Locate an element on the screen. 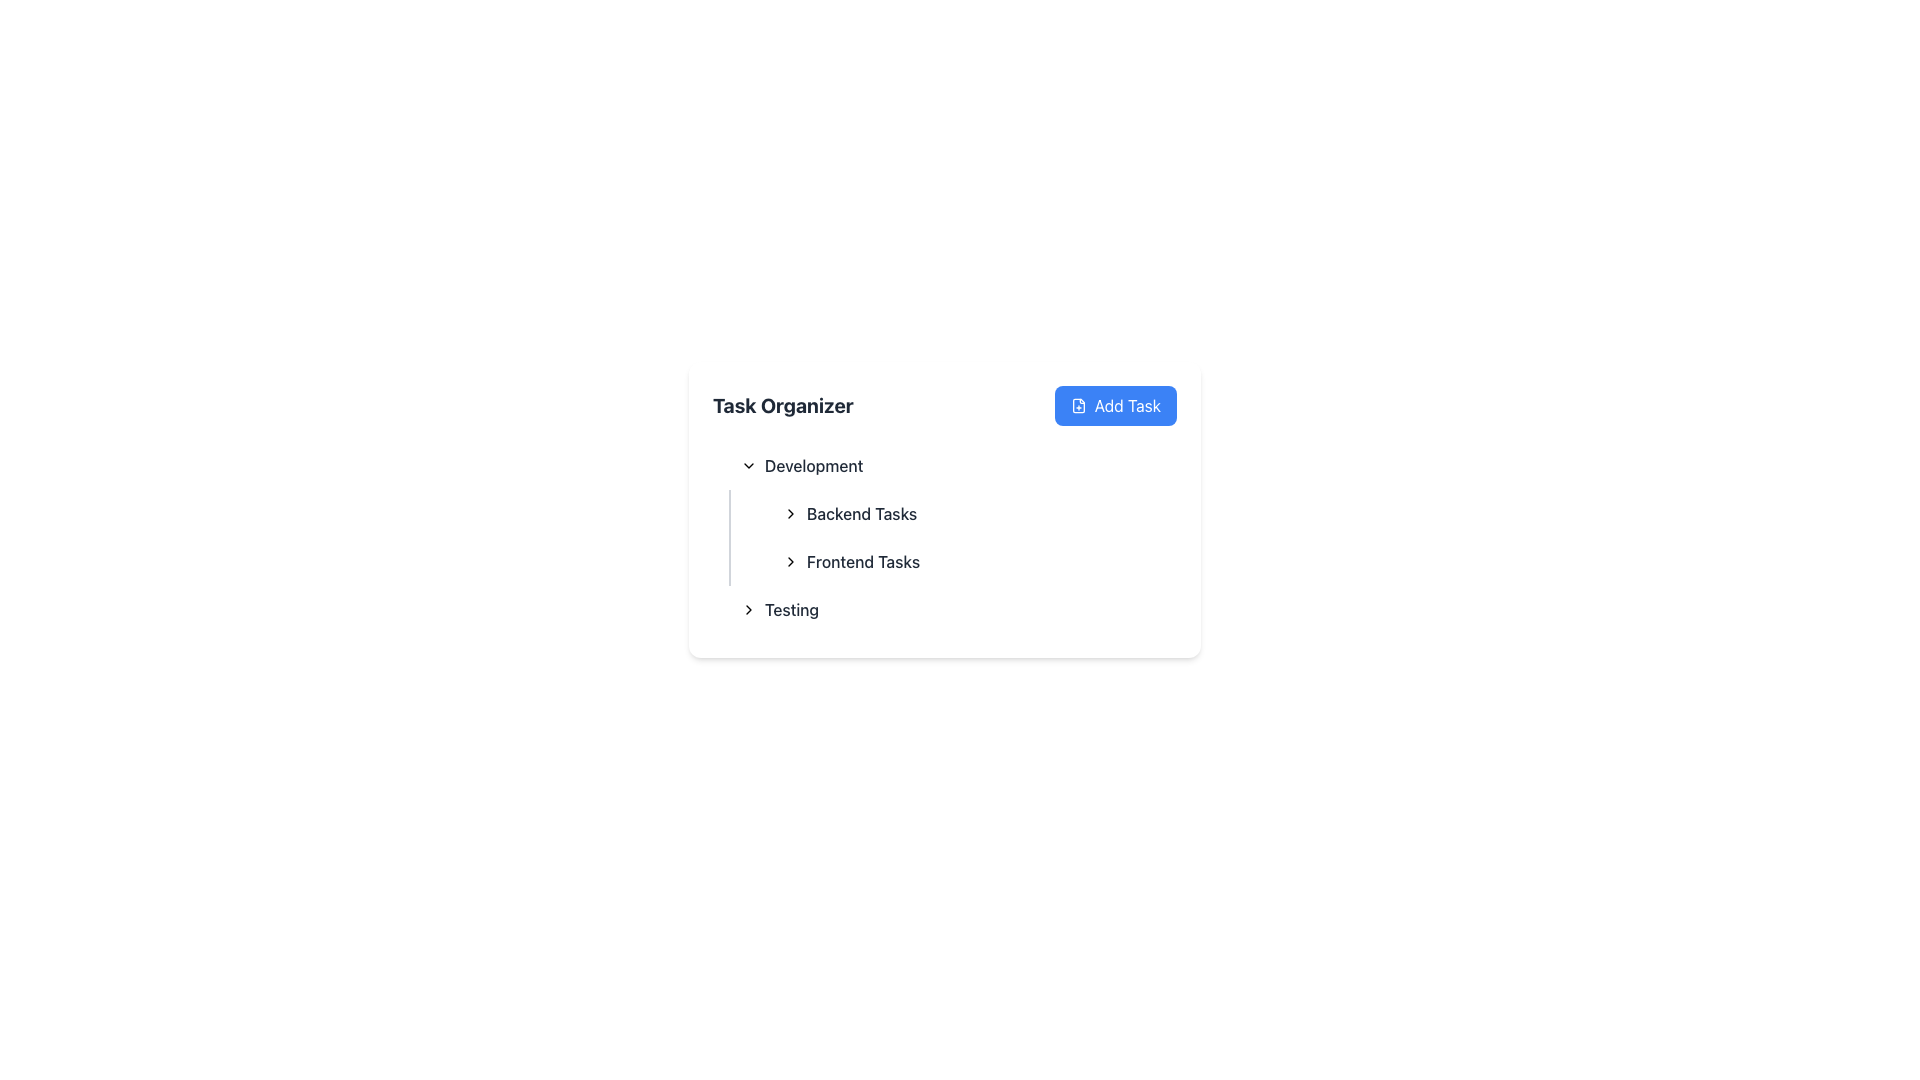 The width and height of the screenshot is (1920, 1080). the expandable list item labeled 'Testing' by navigating to its content at the center of the element is located at coordinates (779, 608).